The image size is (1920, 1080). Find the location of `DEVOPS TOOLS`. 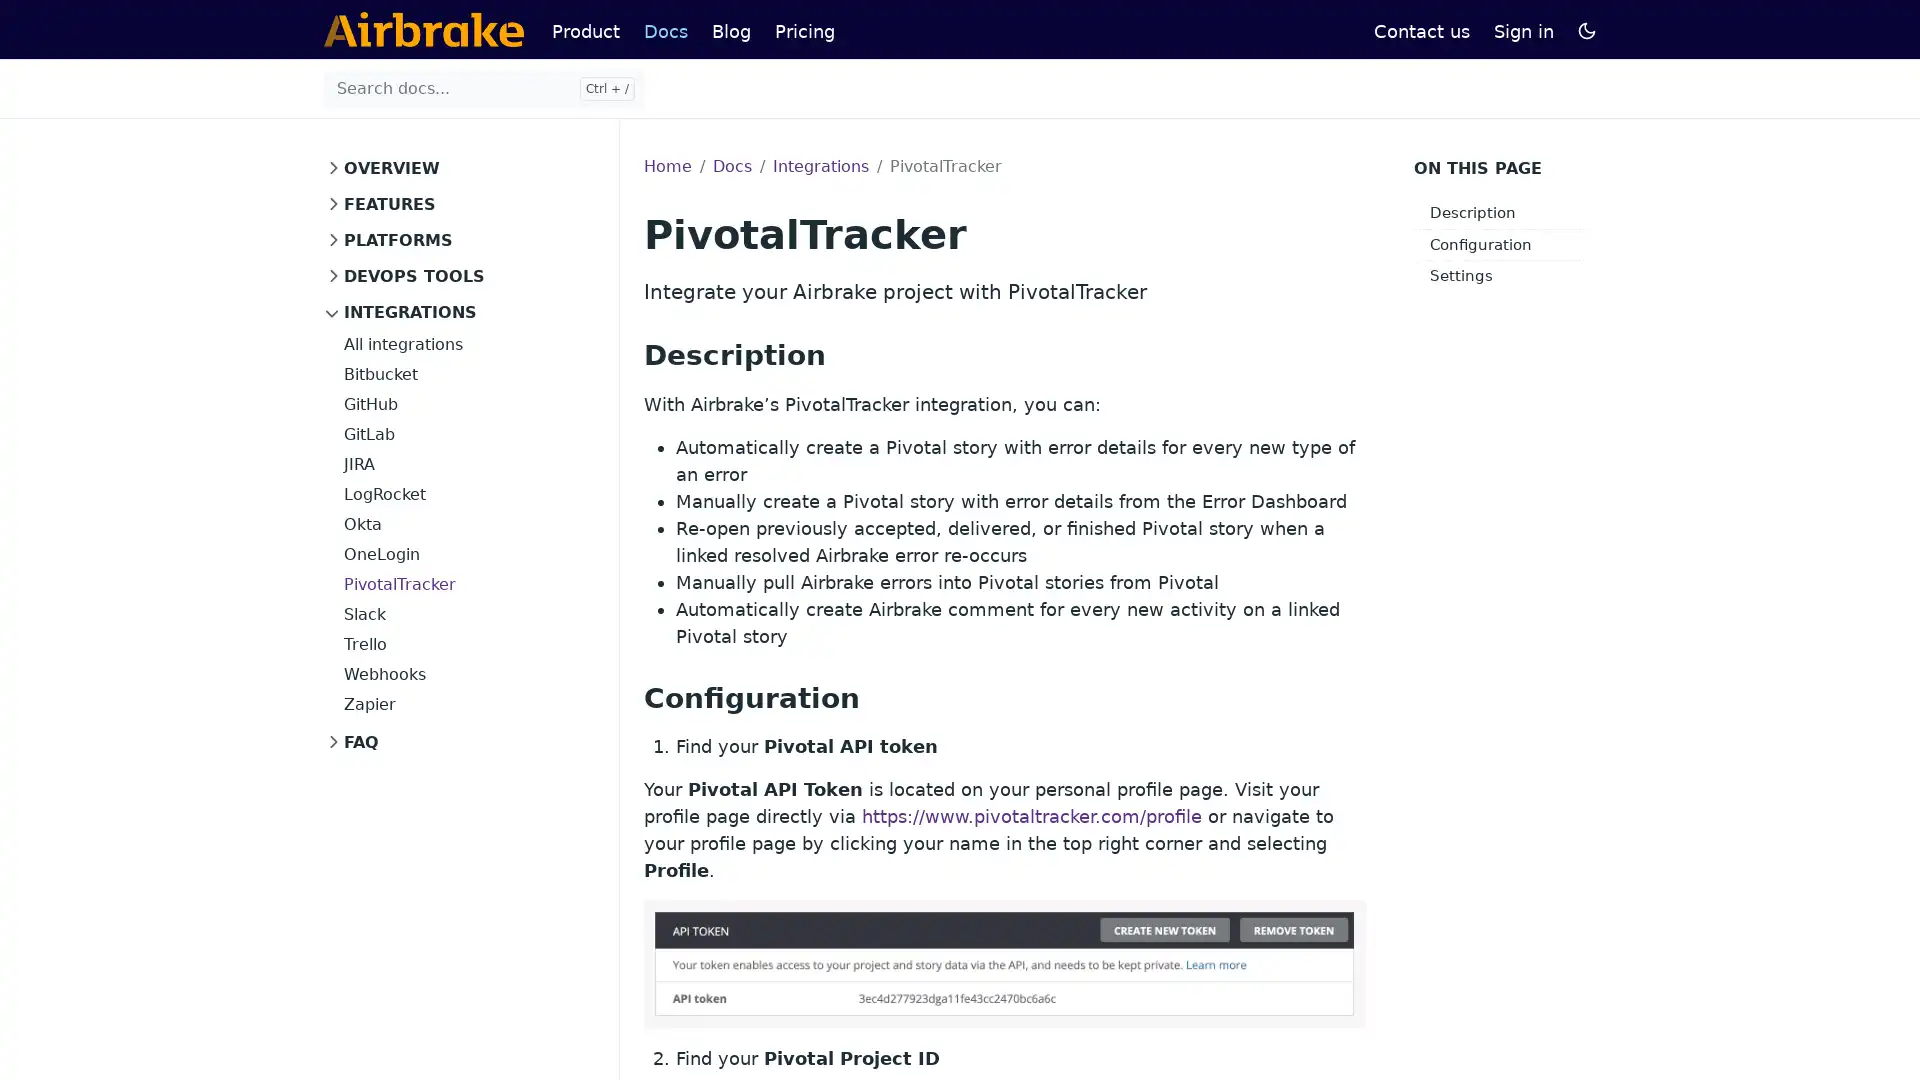

DEVOPS TOOLS is located at coordinates (407, 277).